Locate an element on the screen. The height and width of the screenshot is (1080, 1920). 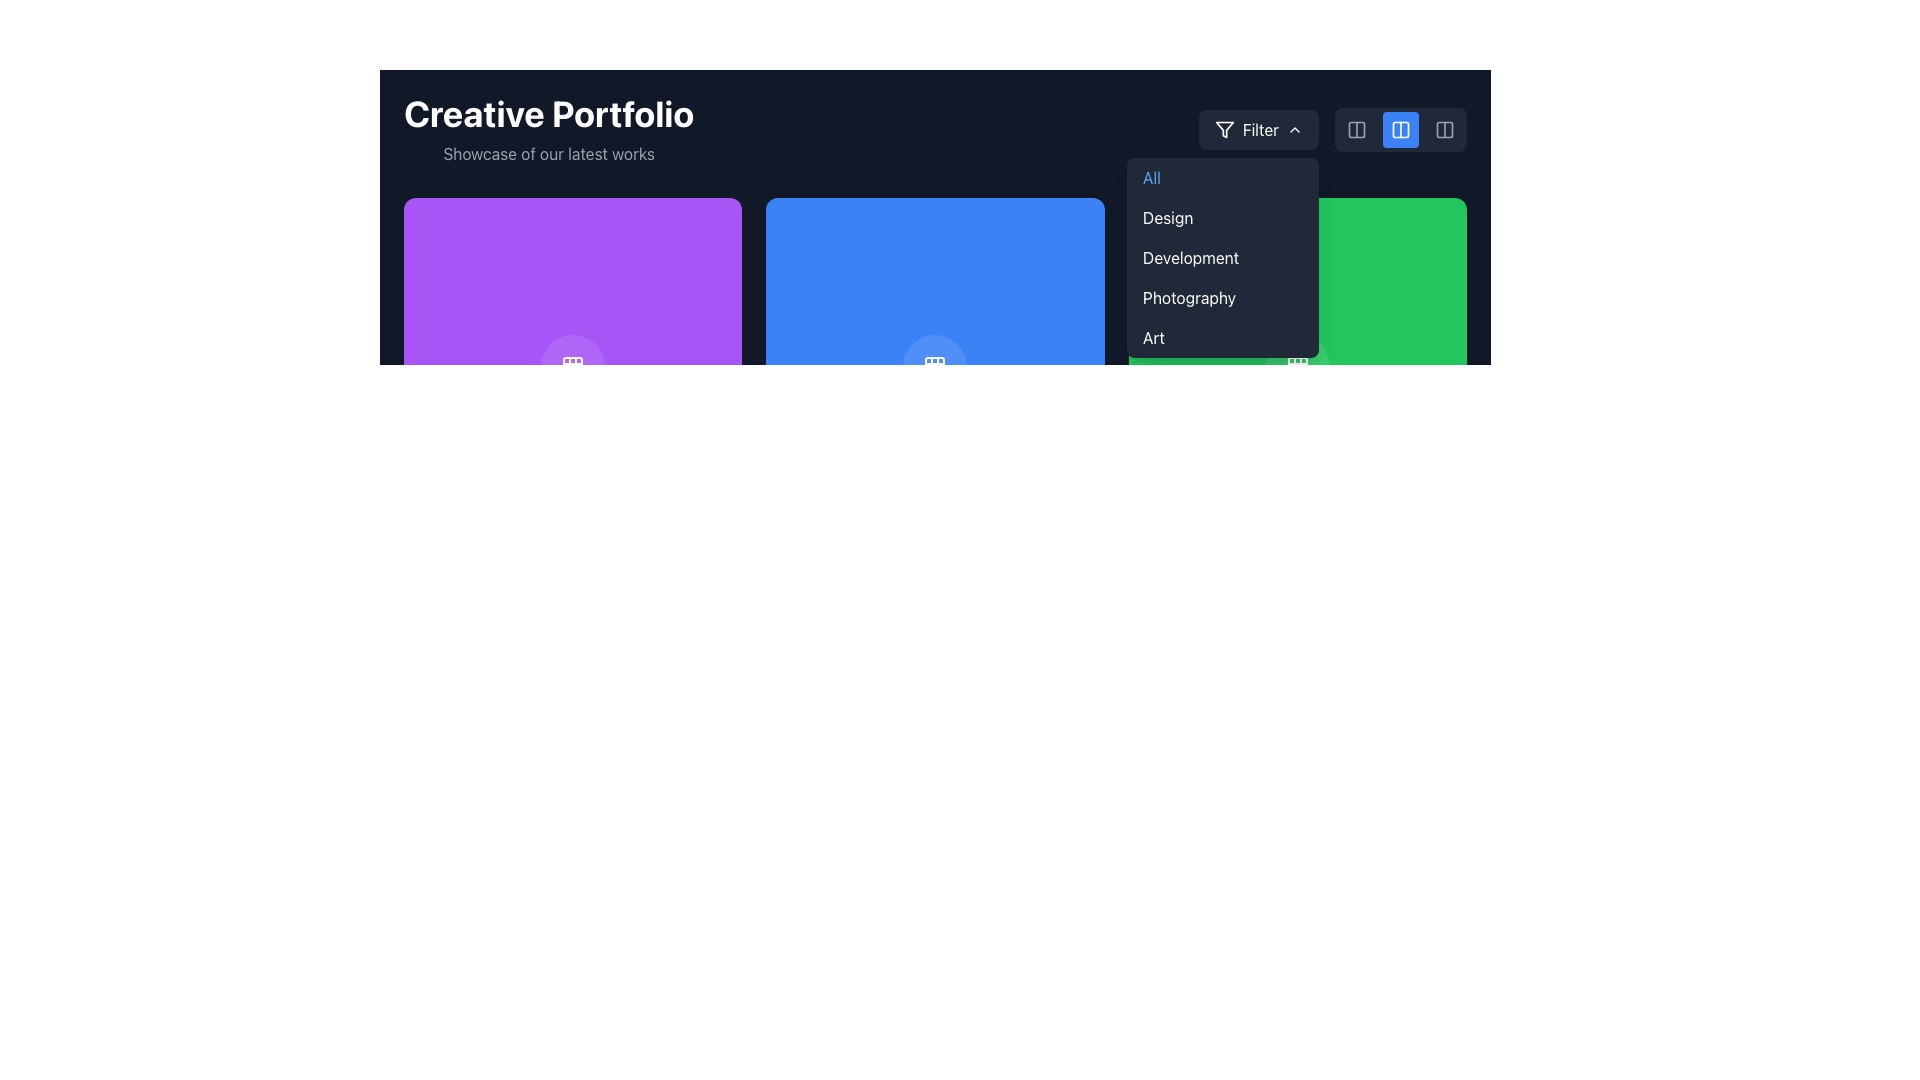
the 'Art' filter button, which is the fifth item in the vertical dropdown menu under the 'Filter' button, to trigger a visual change is located at coordinates (1222, 337).